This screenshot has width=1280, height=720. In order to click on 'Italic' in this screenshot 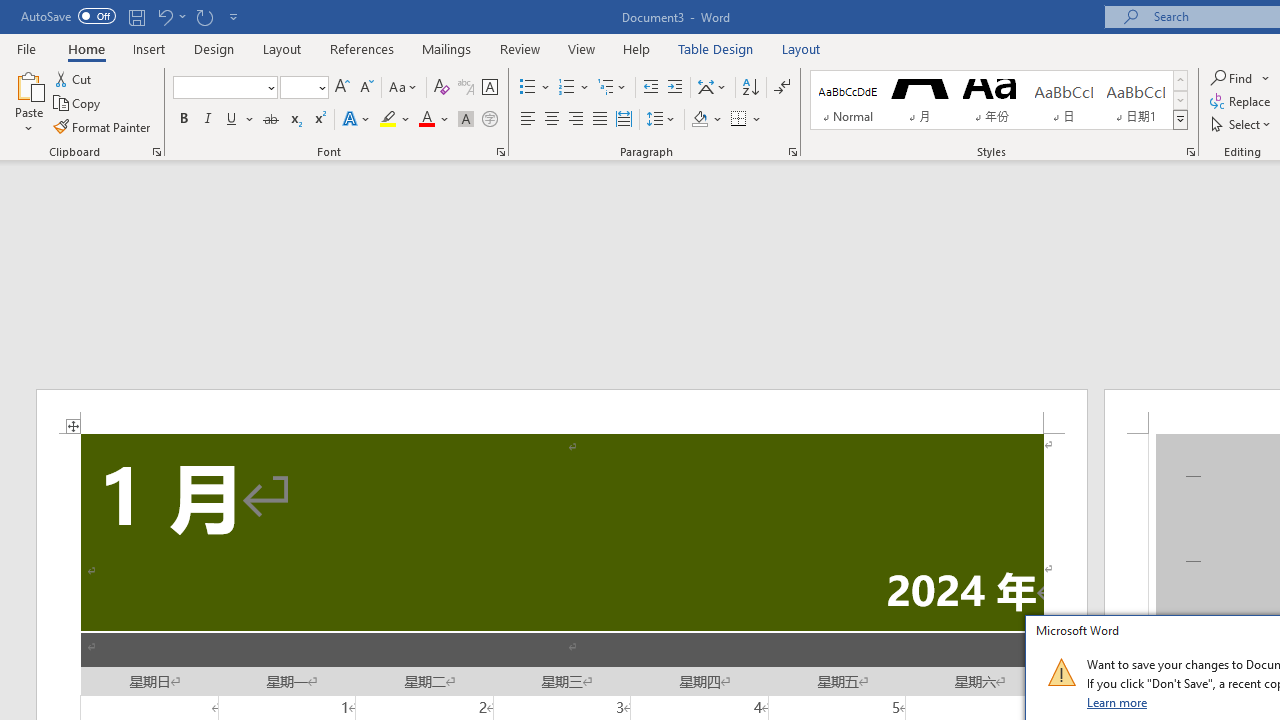, I will do `click(208, 119)`.